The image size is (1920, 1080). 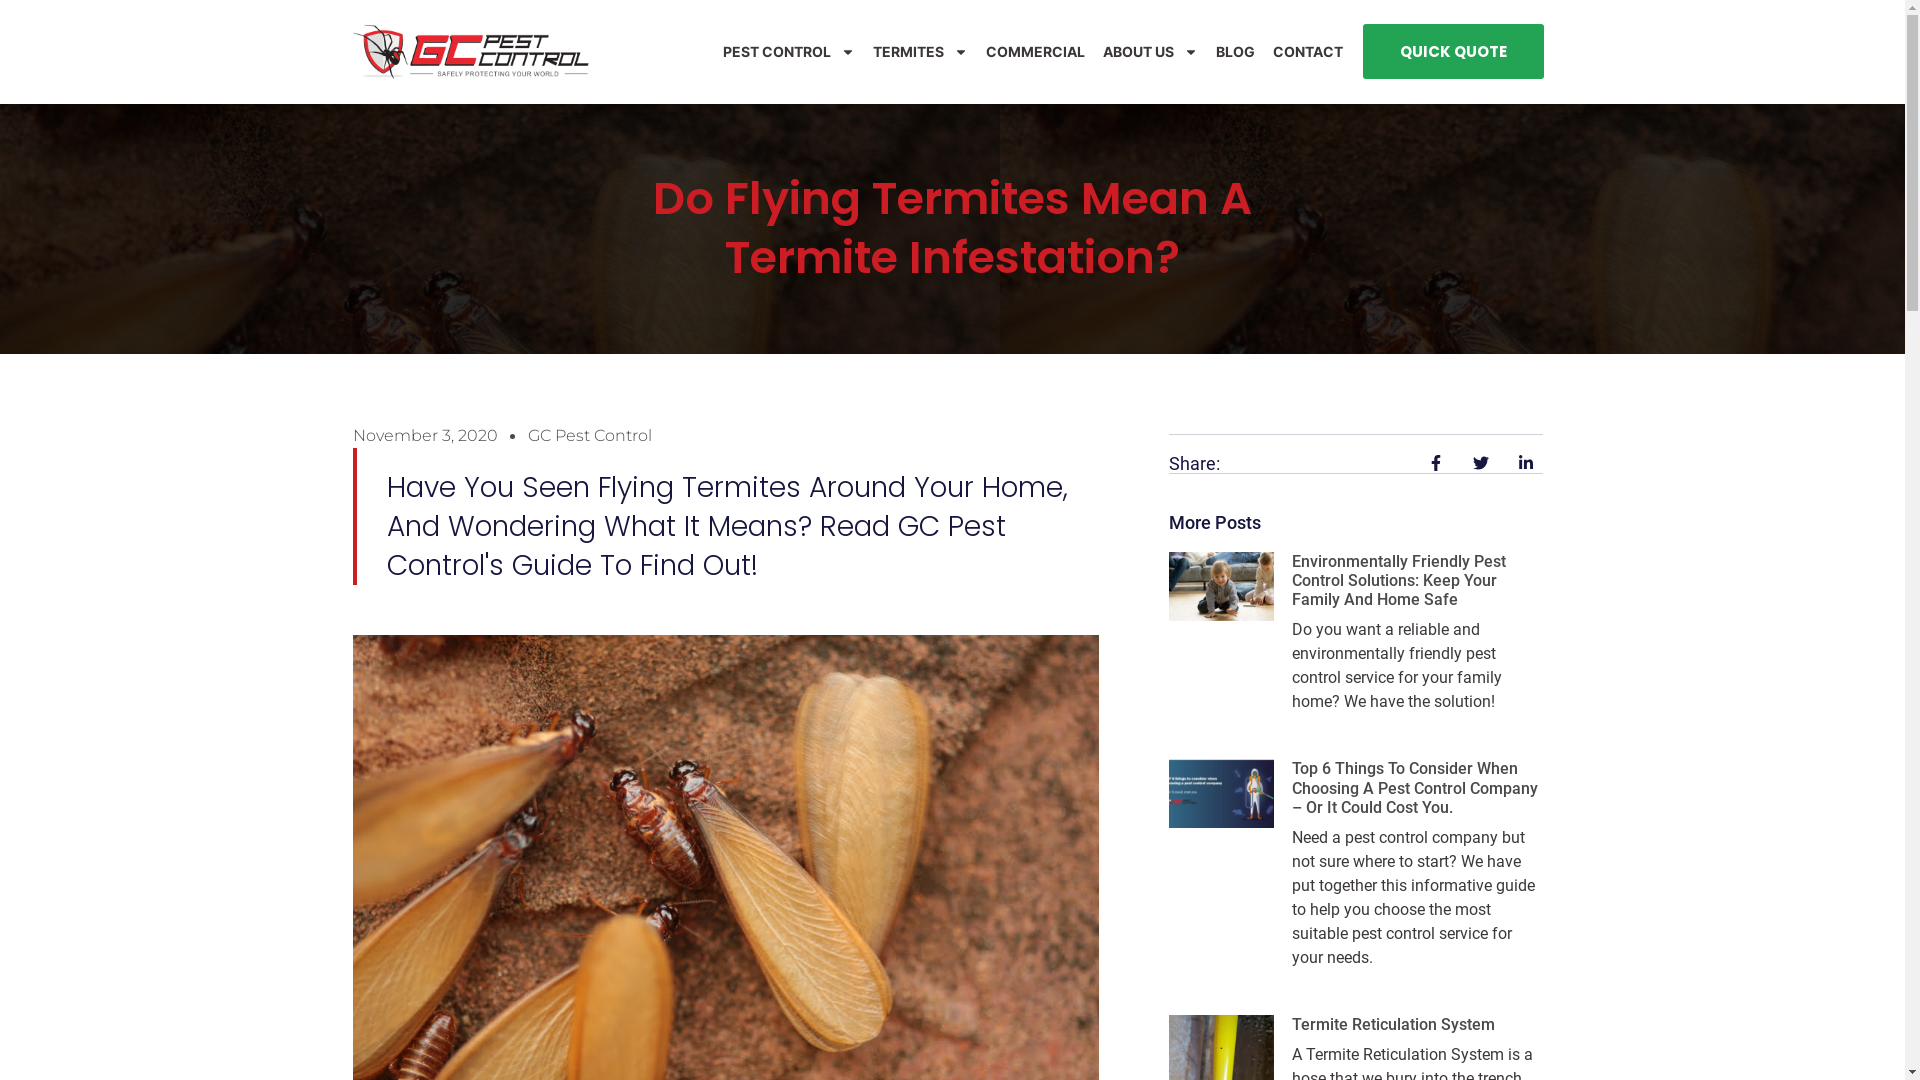 What do you see at coordinates (985, 50) in the screenshot?
I see `'COMMERCIAL'` at bounding box center [985, 50].